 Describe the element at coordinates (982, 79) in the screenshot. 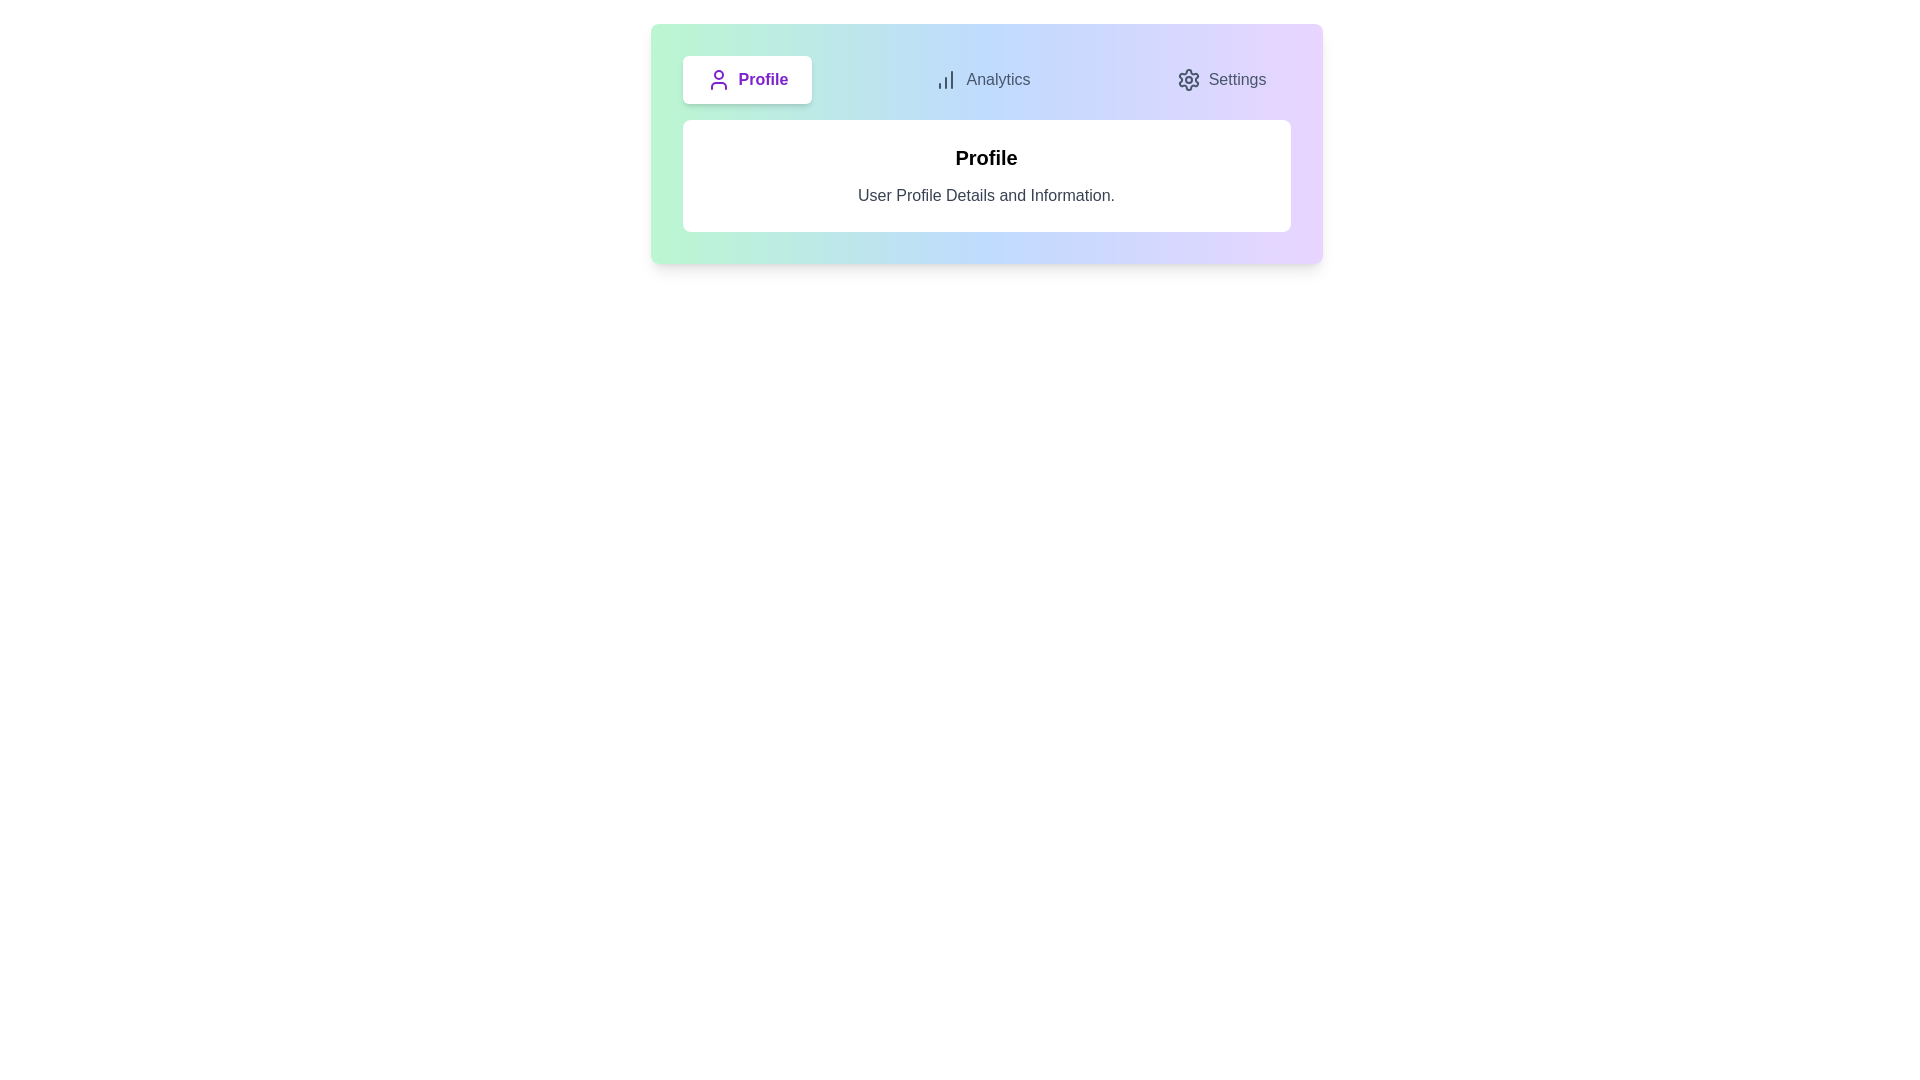

I see `the Analytics tab button to switch to the corresponding tab` at that location.